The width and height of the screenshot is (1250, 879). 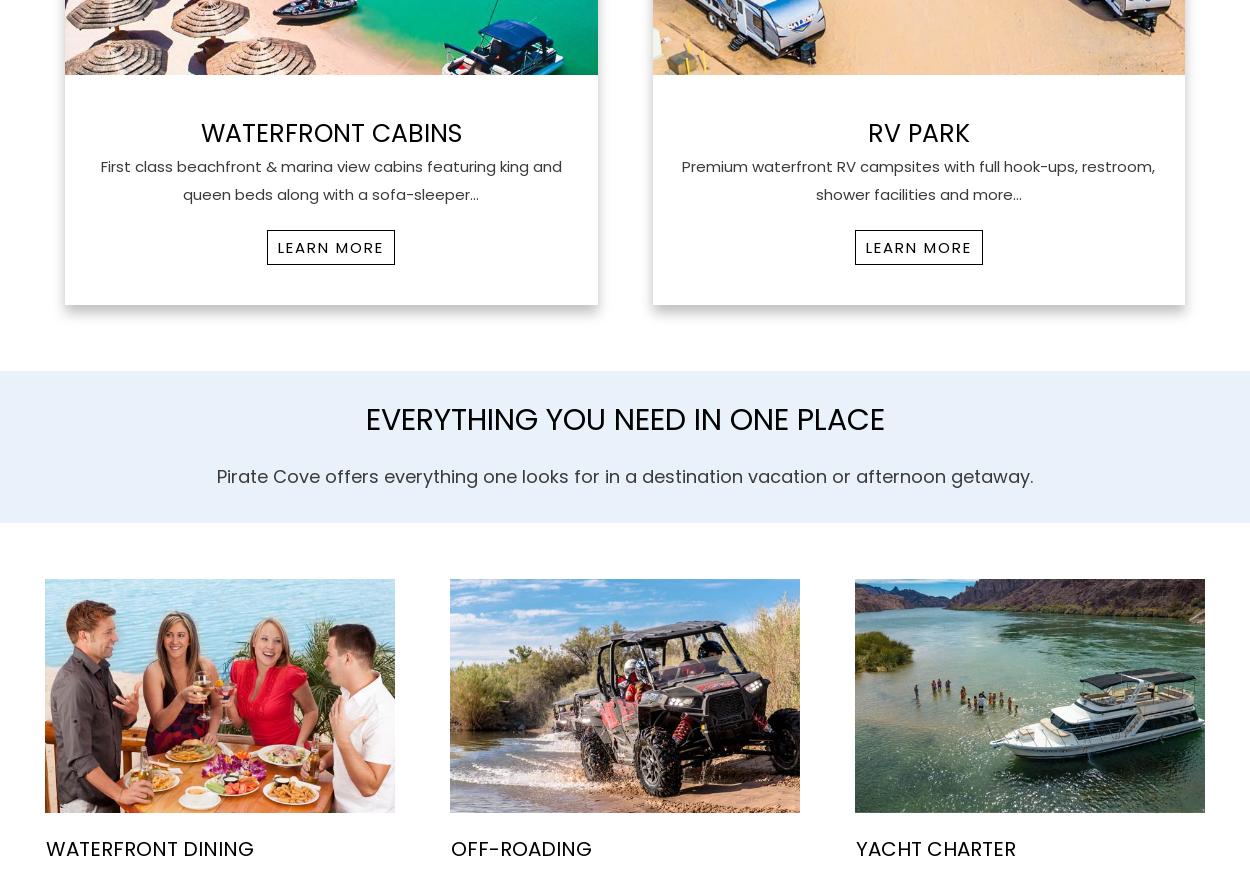 I want to click on 'rv park', so click(x=918, y=132).